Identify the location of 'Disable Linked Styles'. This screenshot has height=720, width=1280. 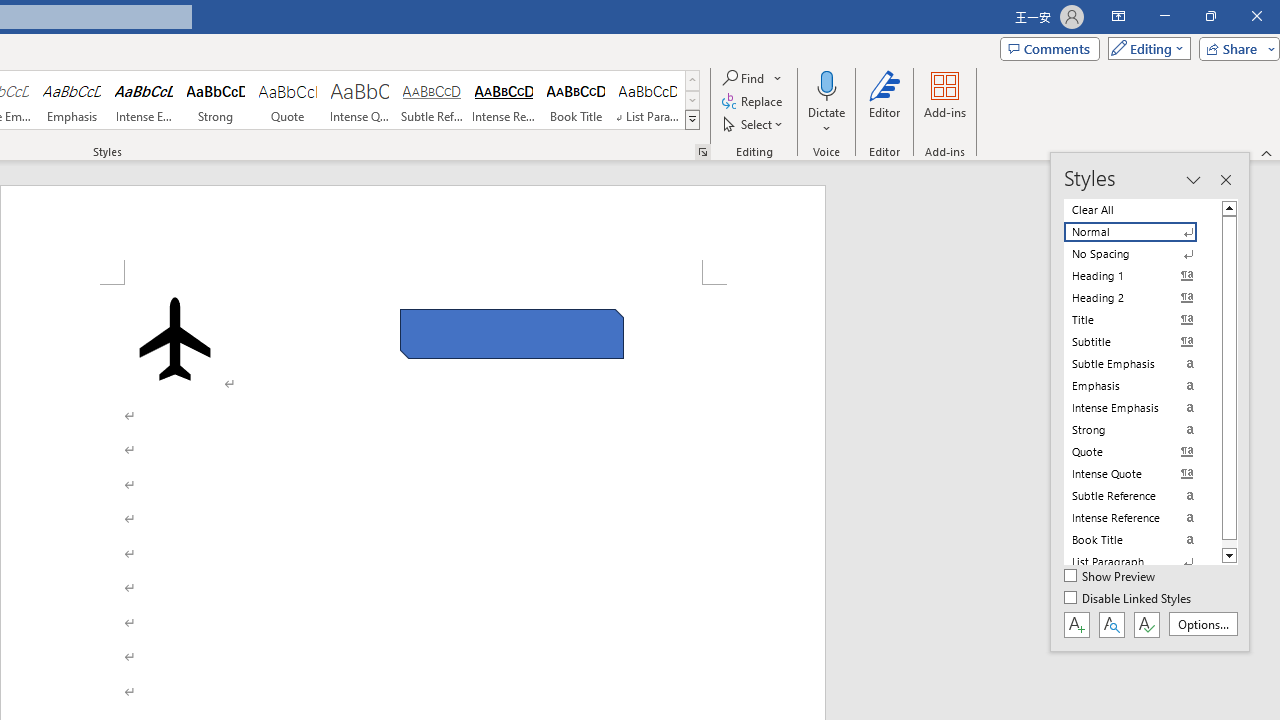
(1129, 598).